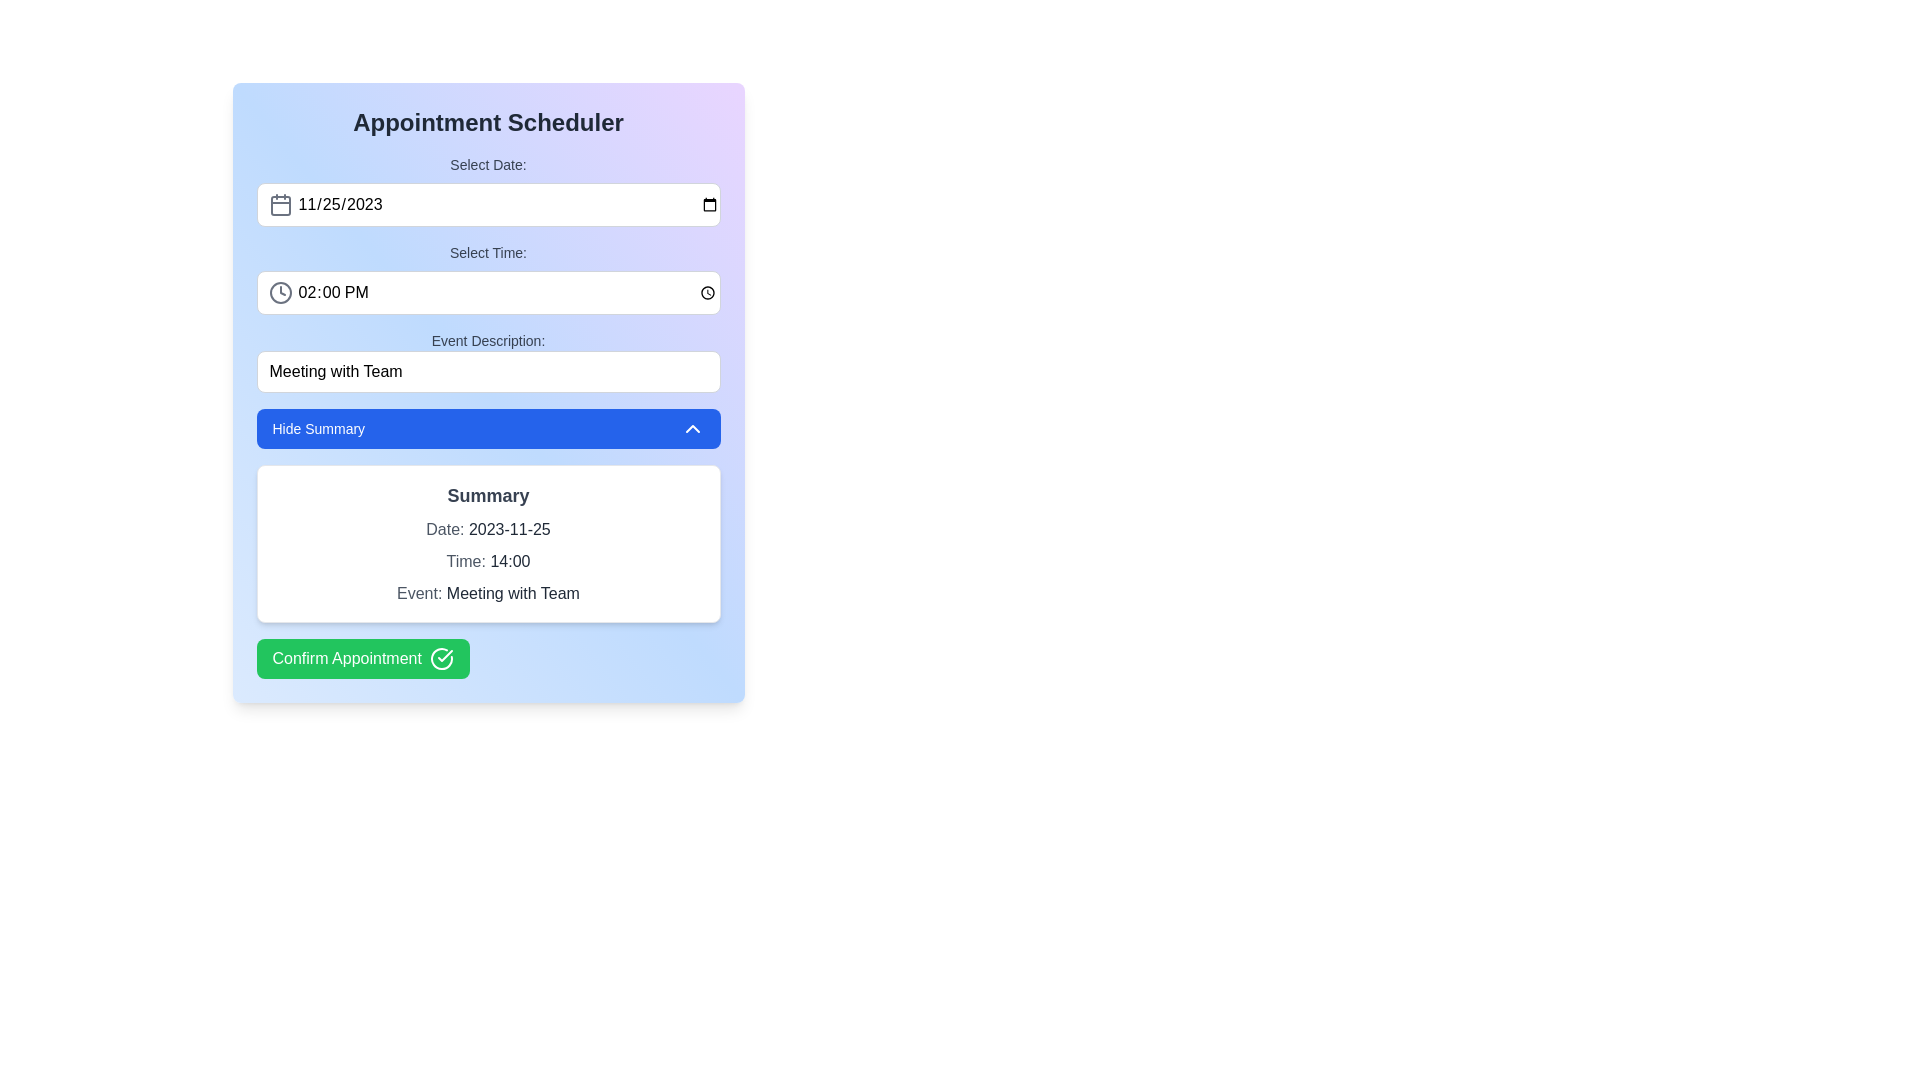 The height and width of the screenshot is (1080, 1920). I want to click on the text label displaying the date '2023-11-25' located within the summary section of the appointment scheduler, which is to the right of the 'Date:' label, so click(509, 528).